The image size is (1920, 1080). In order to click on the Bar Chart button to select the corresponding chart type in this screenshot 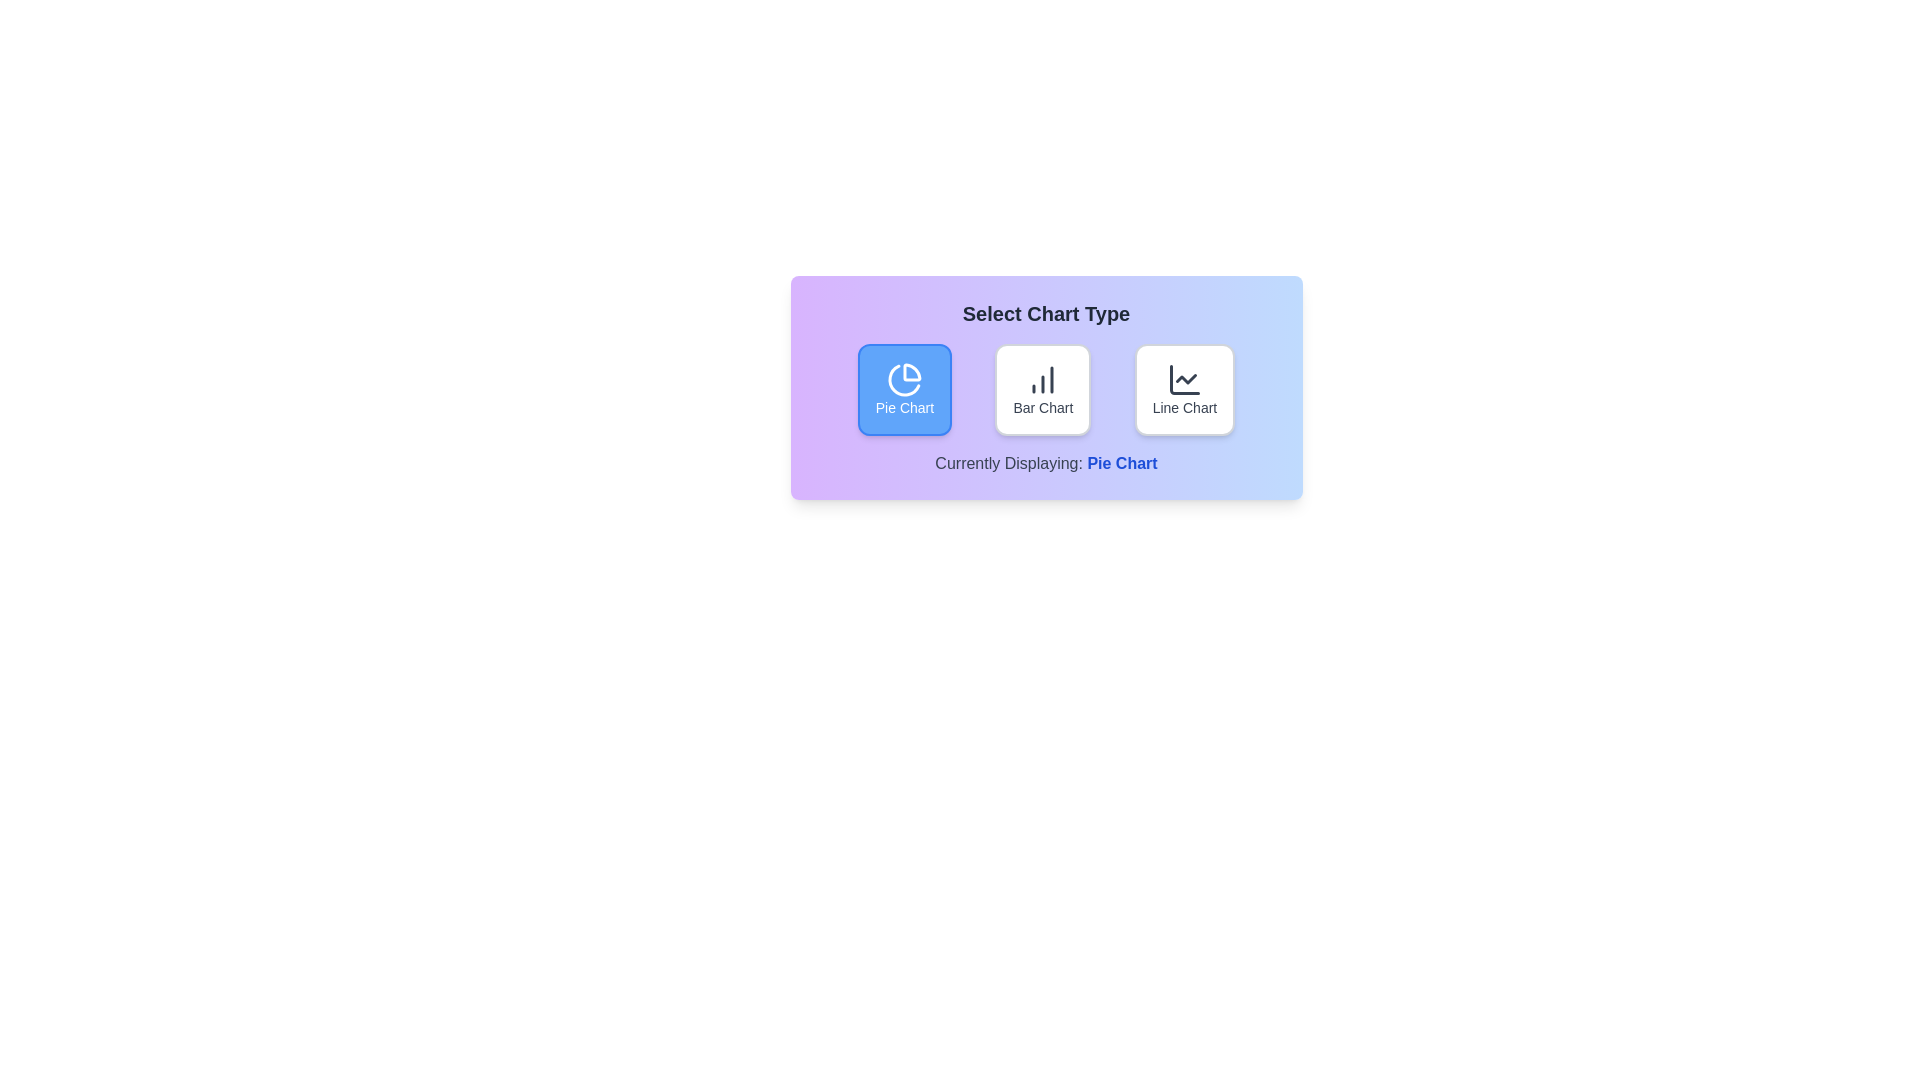, I will do `click(1042, 389)`.